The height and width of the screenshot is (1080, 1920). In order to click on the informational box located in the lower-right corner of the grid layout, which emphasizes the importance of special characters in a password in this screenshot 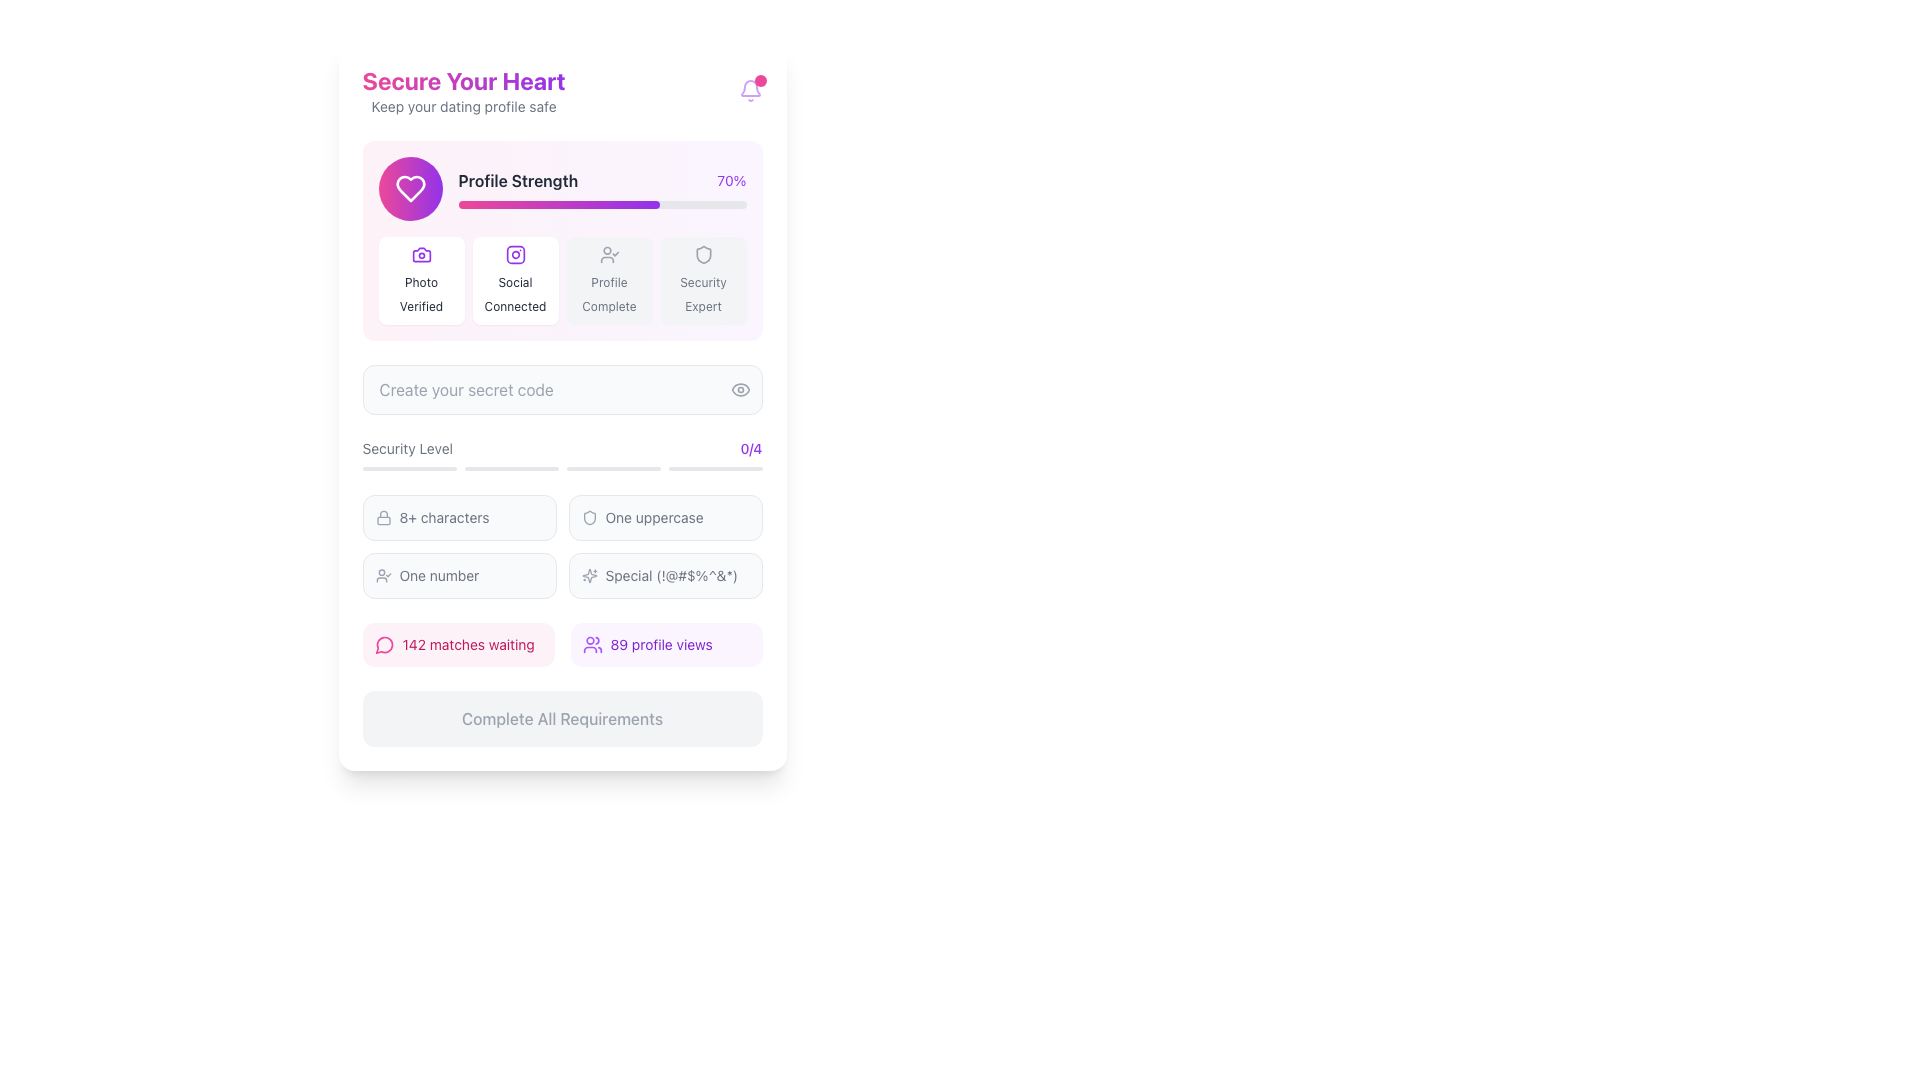, I will do `click(665, 575)`.